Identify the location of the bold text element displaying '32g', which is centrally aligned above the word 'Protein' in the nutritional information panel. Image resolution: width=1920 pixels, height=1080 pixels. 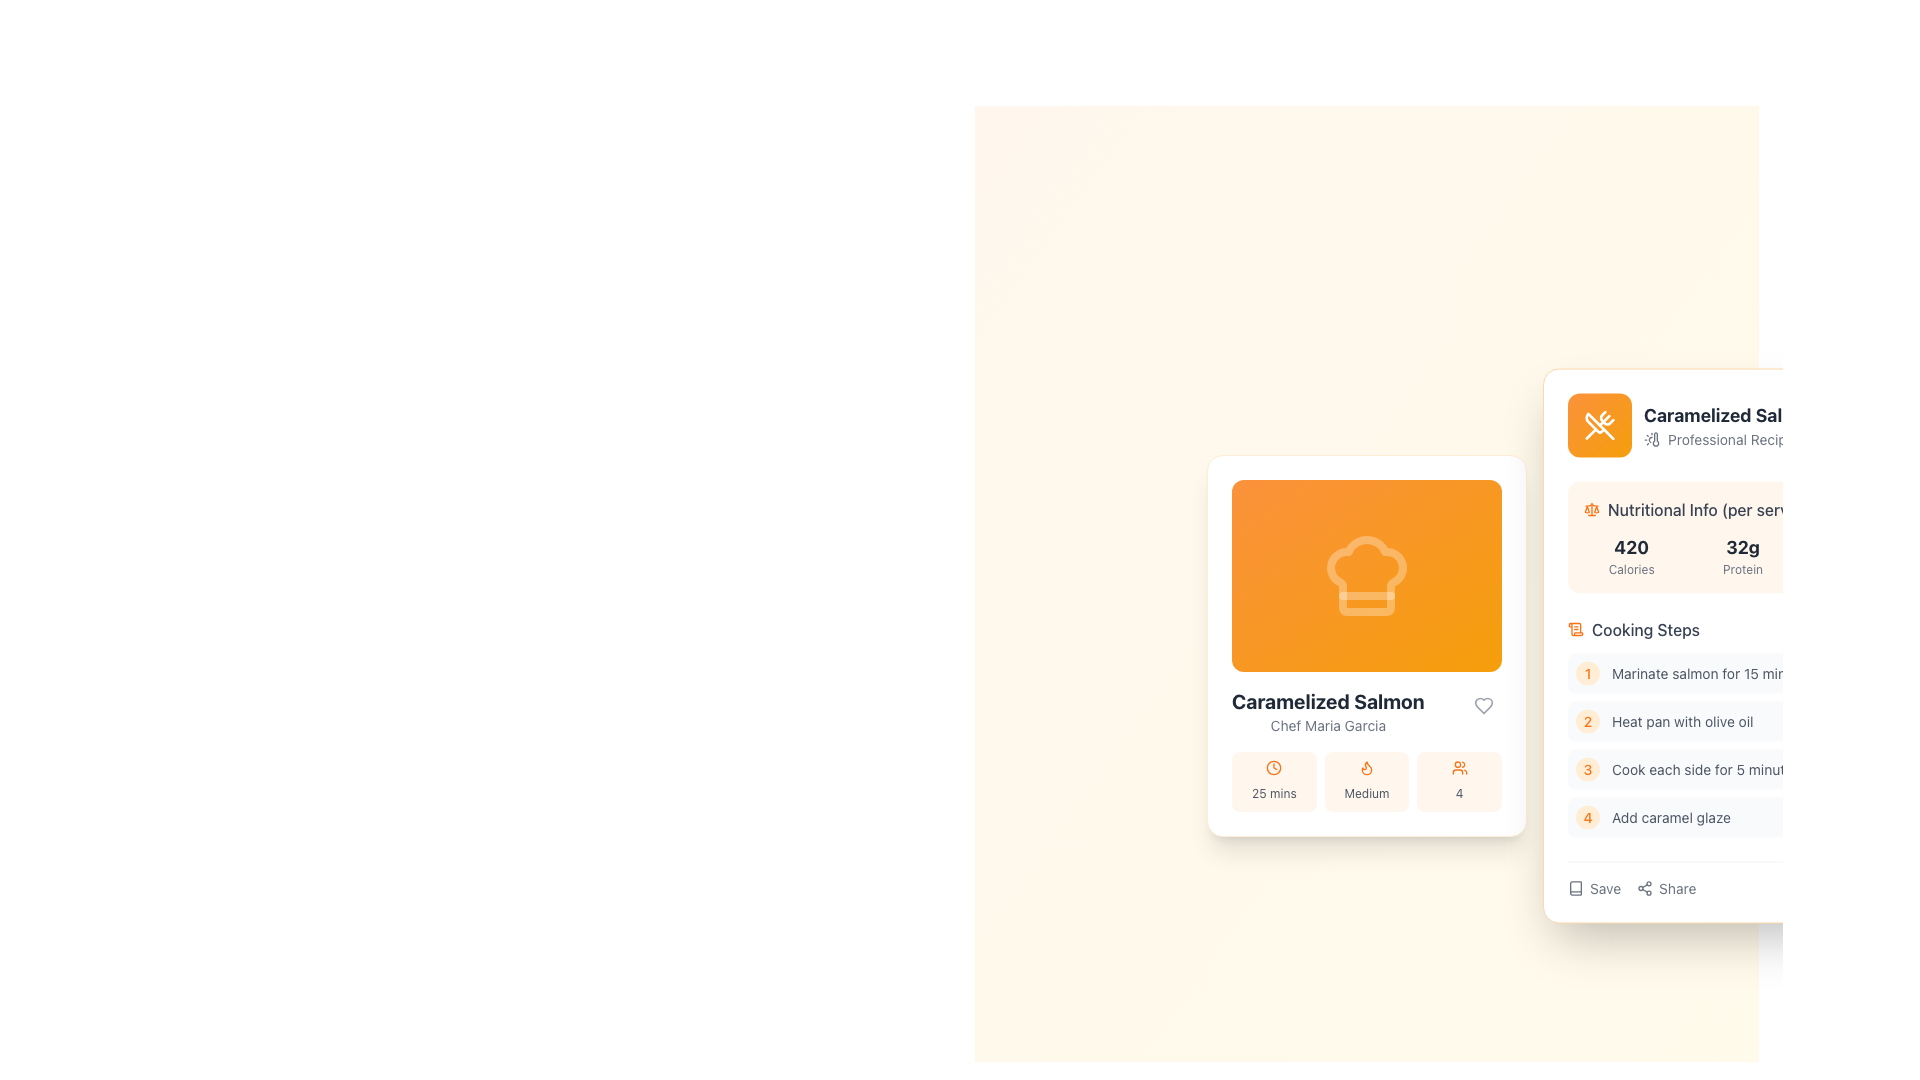
(1741, 547).